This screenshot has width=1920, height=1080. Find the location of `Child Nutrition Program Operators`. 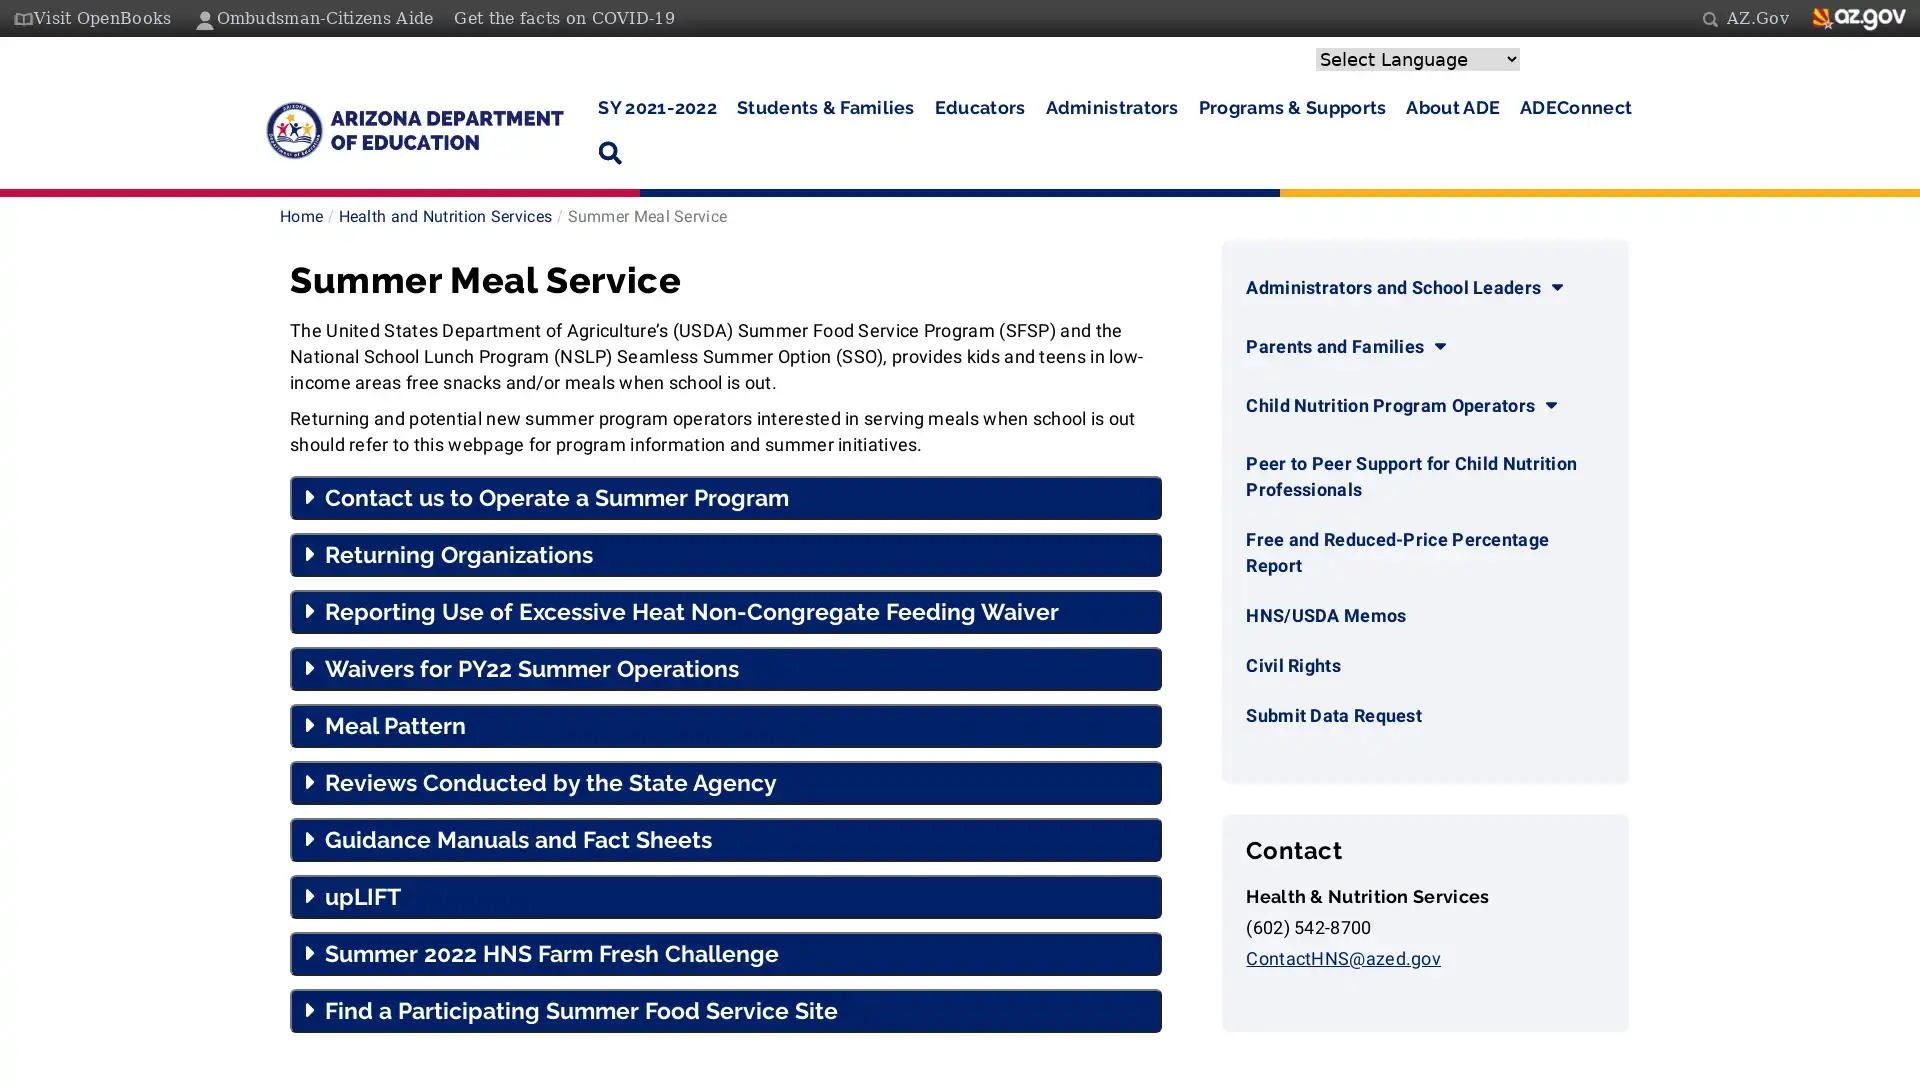

Child Nutrition Program Operators is located at coordinates (1549, 405).